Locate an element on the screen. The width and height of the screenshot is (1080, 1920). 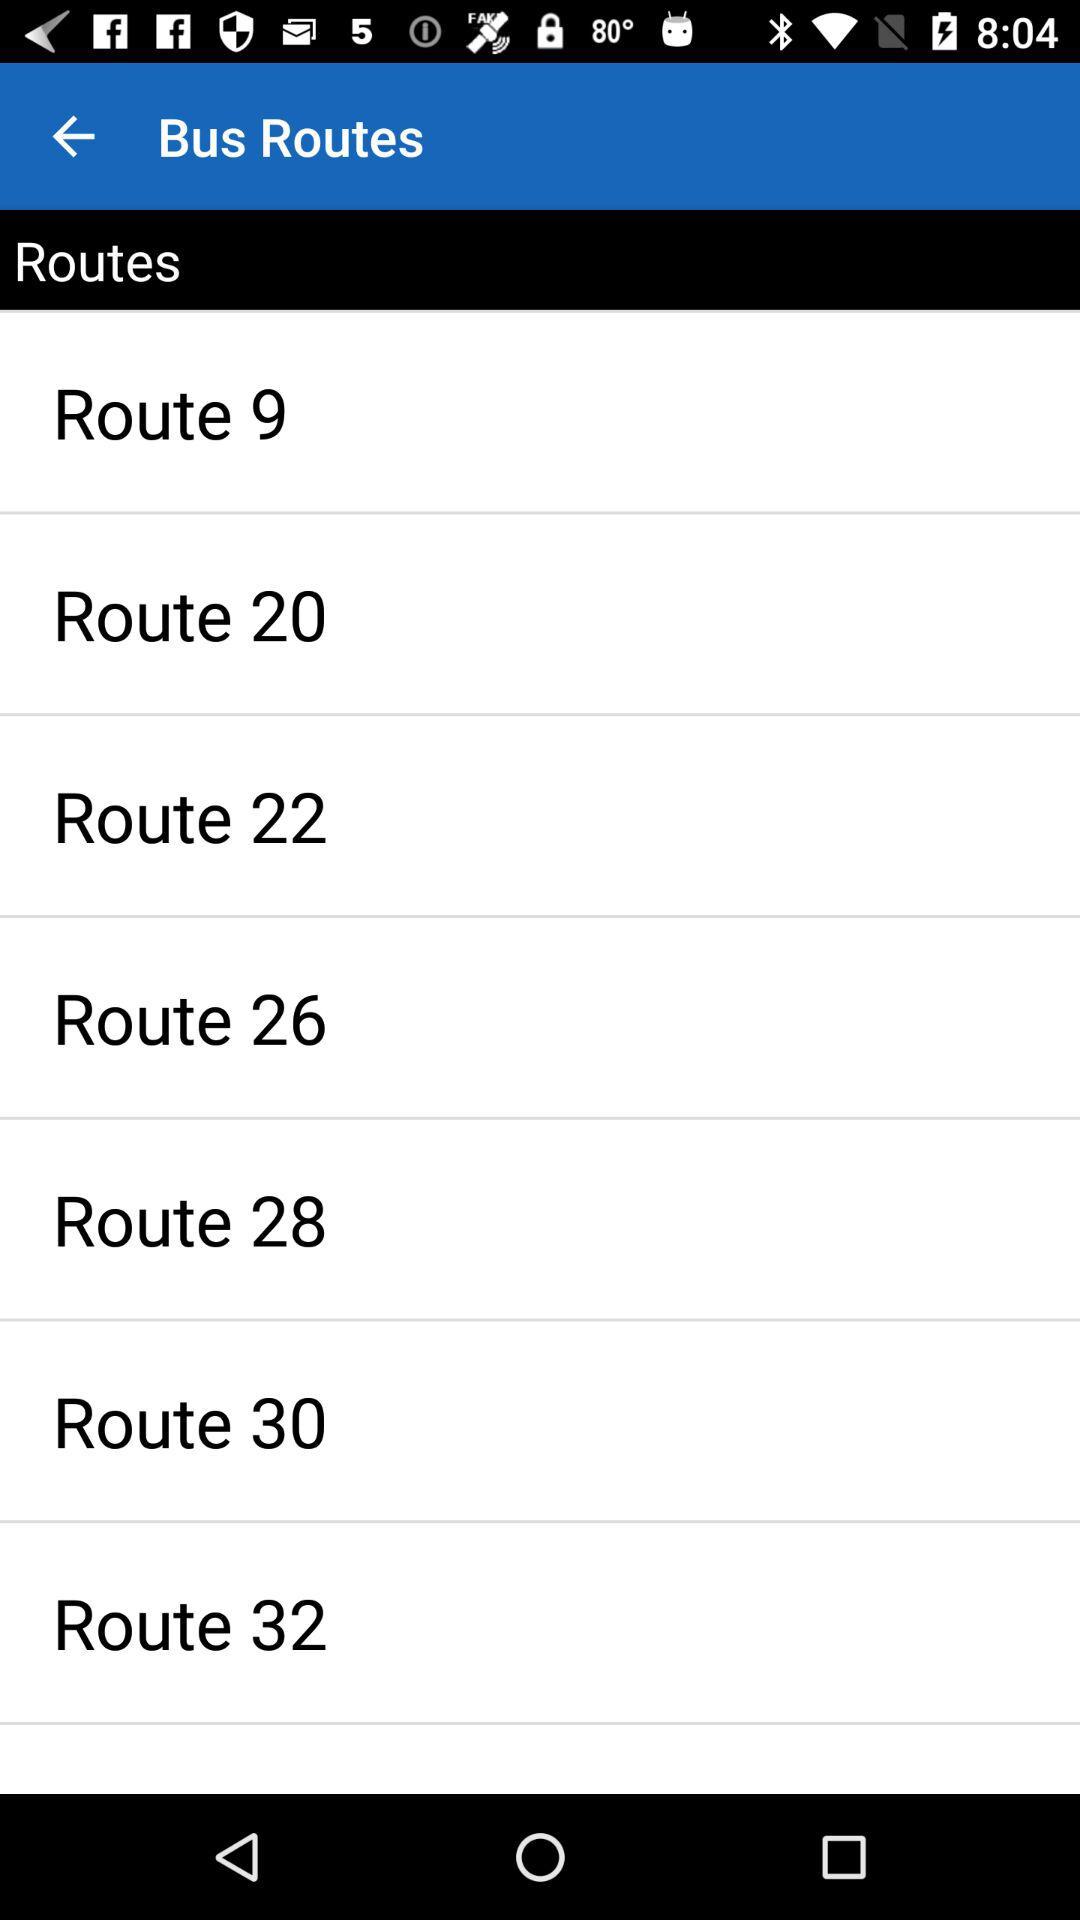
route 33 icon is located at coordinates (540, 1758).